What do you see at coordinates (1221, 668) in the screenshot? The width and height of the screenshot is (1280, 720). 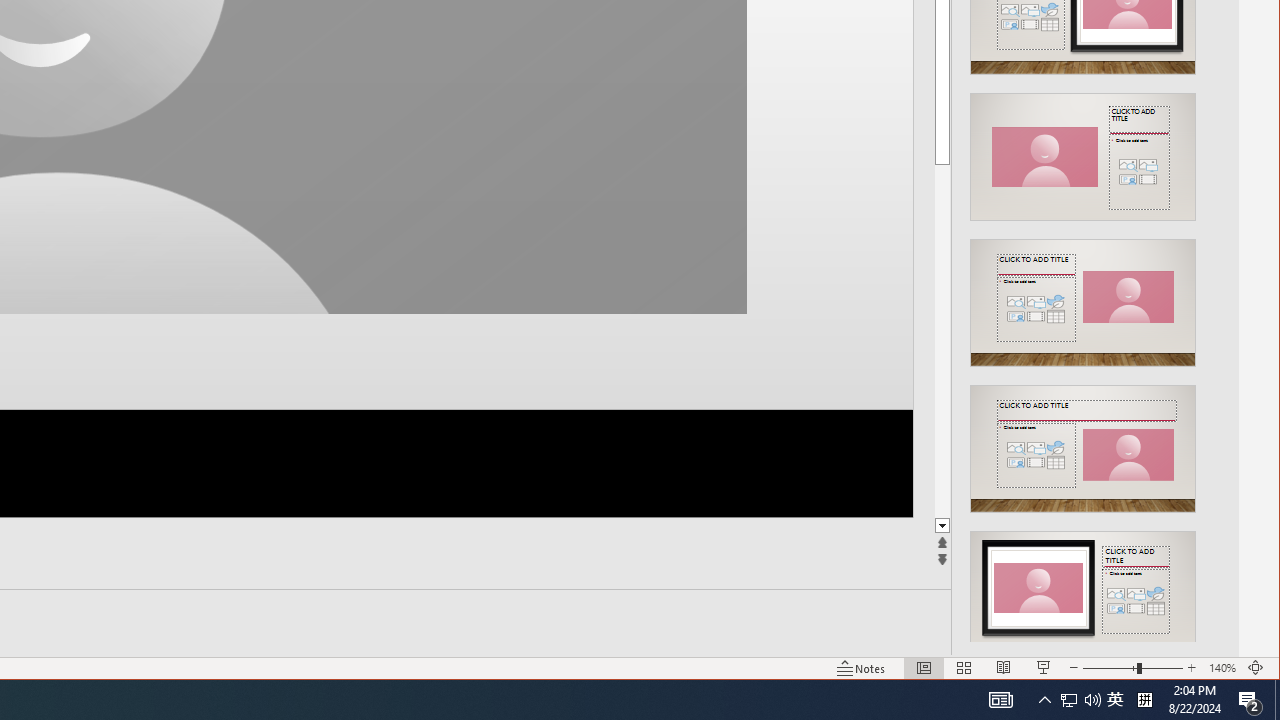 I see `'Zoom 140%'` at bounding box center [1221, 668].